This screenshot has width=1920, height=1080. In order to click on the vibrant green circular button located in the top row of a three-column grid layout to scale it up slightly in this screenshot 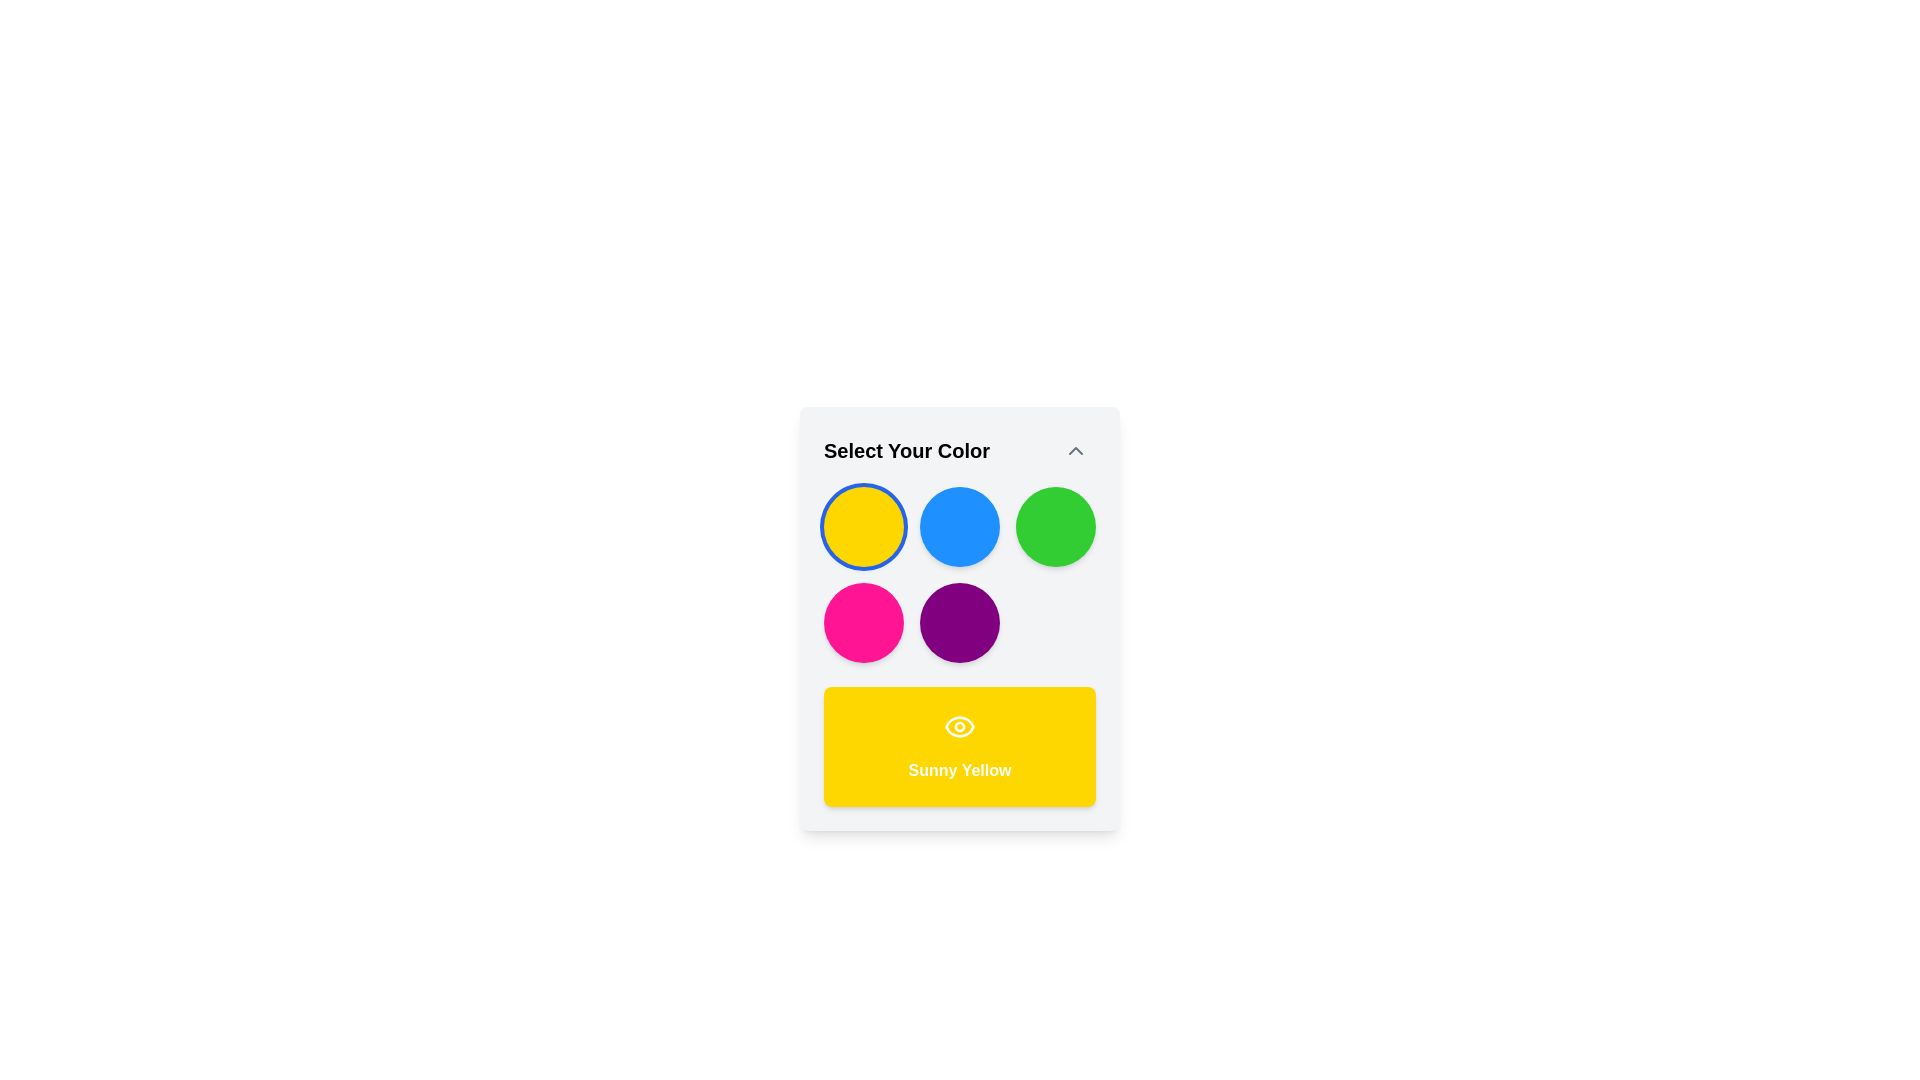, I will do `click(1055, 526)`.